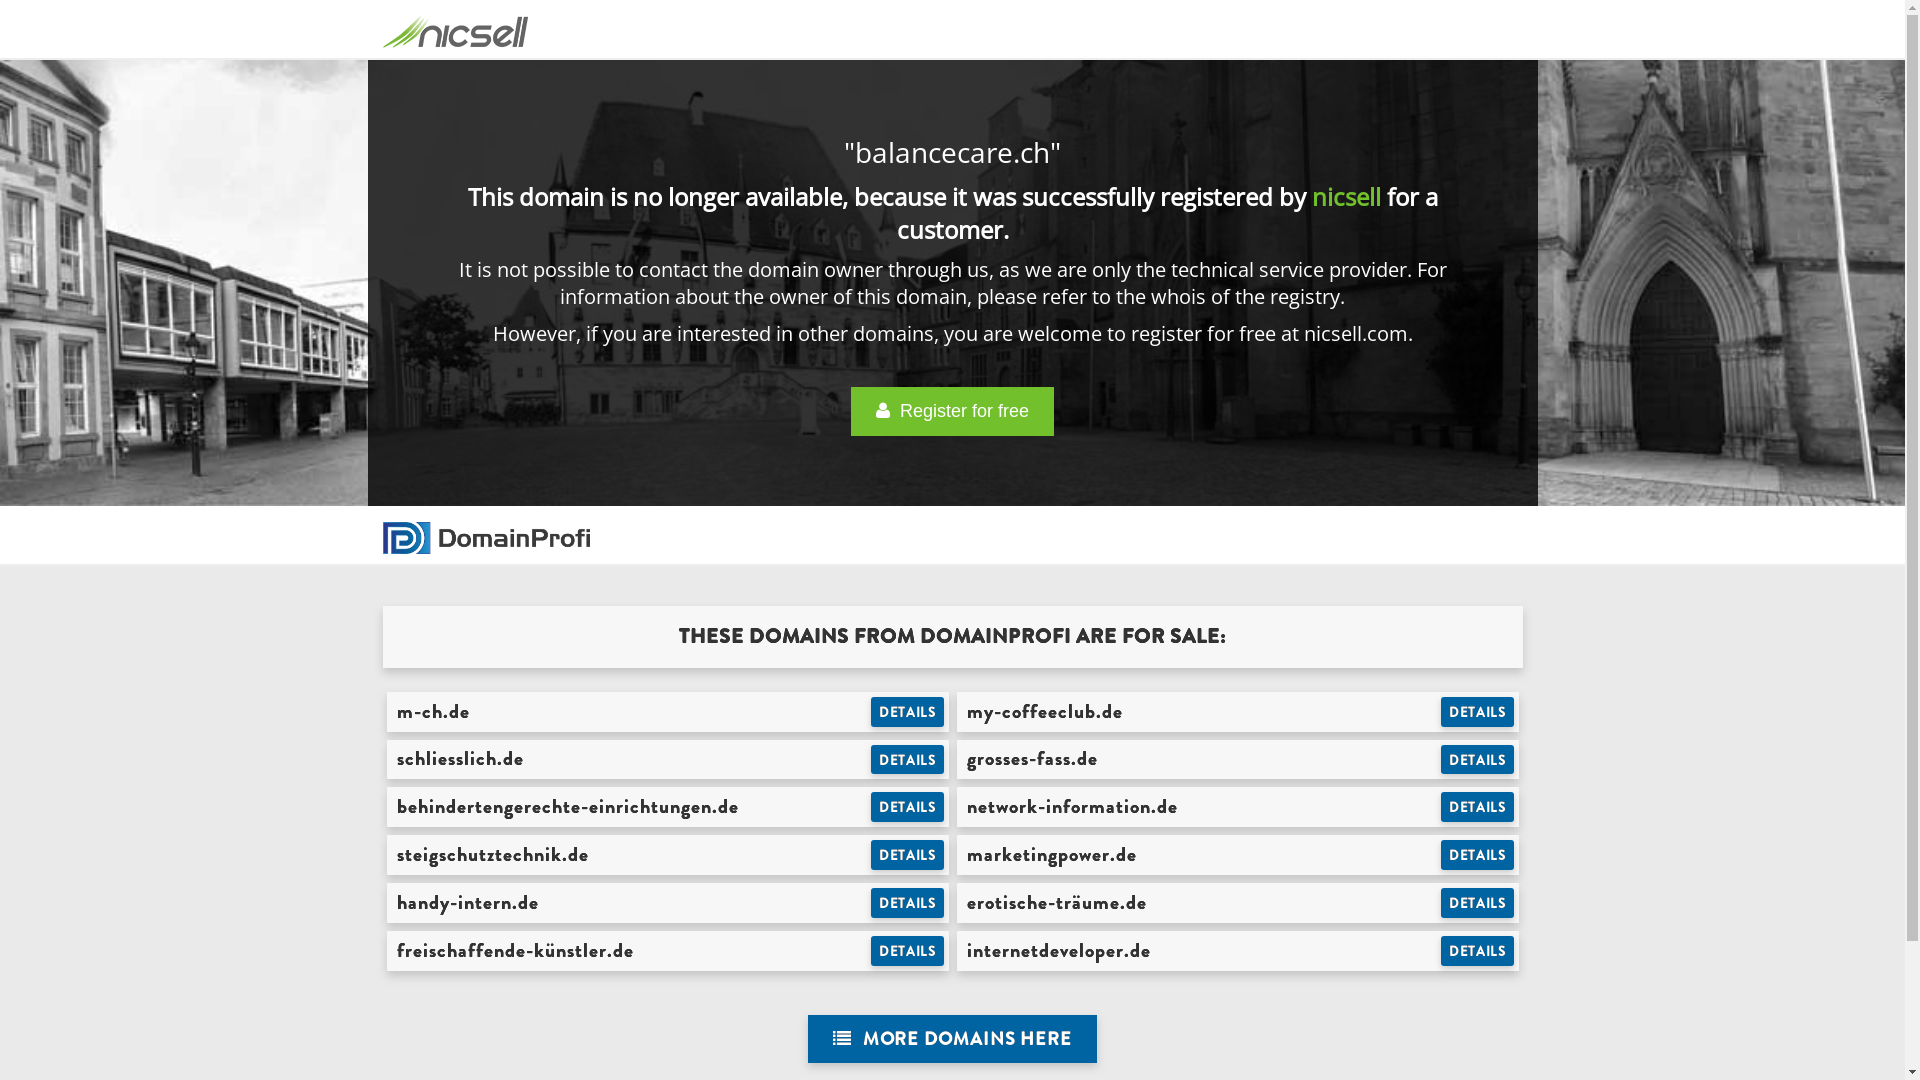 The image size is (1920, 1080). Describe the element at coordinates (1477, 759) in the screenshot. I see `'DETAILS'` at that location.